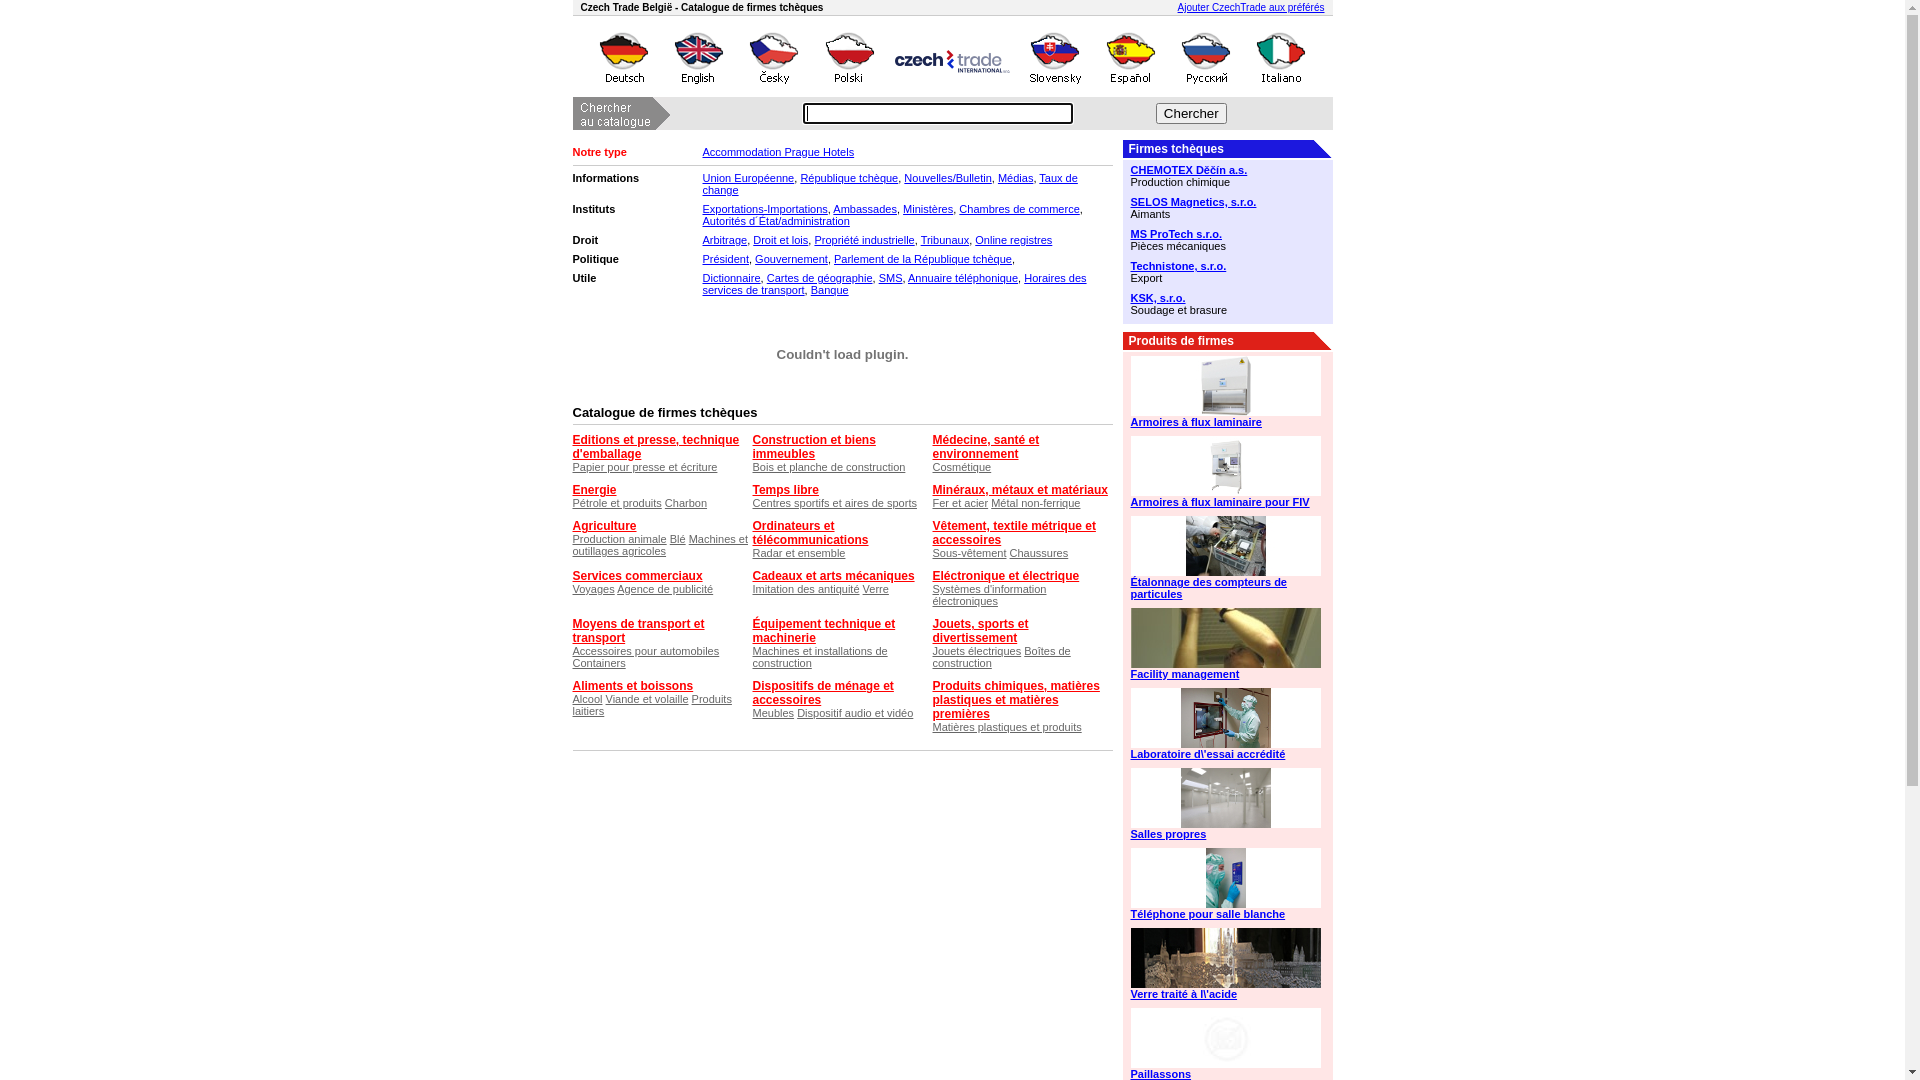 The height and width of the screenshot is (1080, 1920). What do you see at coordinates (1013, 238) in the screenshot?
I see `'Online registres'` at bounding box center [1013, 238].